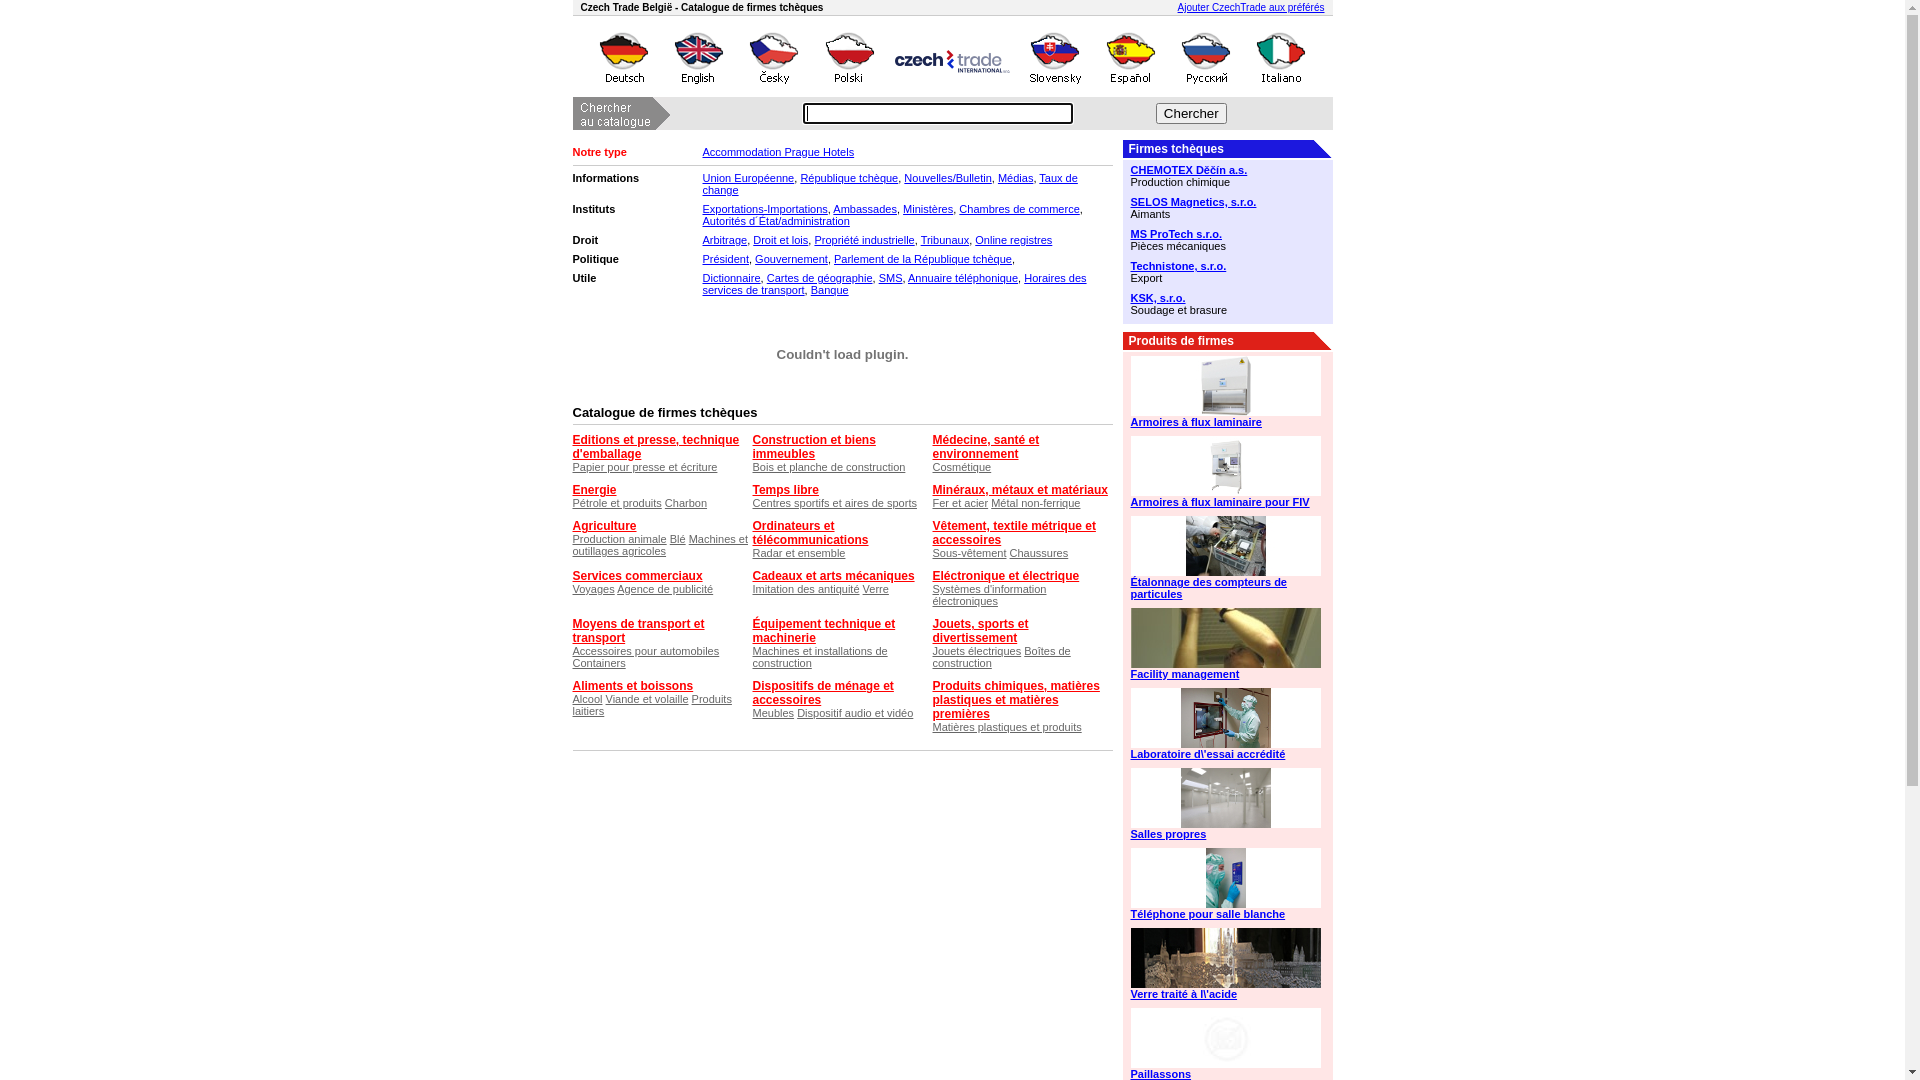 The height and width of the screenshot is (1080, 1920). What do you see at coordinates (1013, 238) in the screenshot?
I see `'Online registres'` at bounding box center [1013, 238].